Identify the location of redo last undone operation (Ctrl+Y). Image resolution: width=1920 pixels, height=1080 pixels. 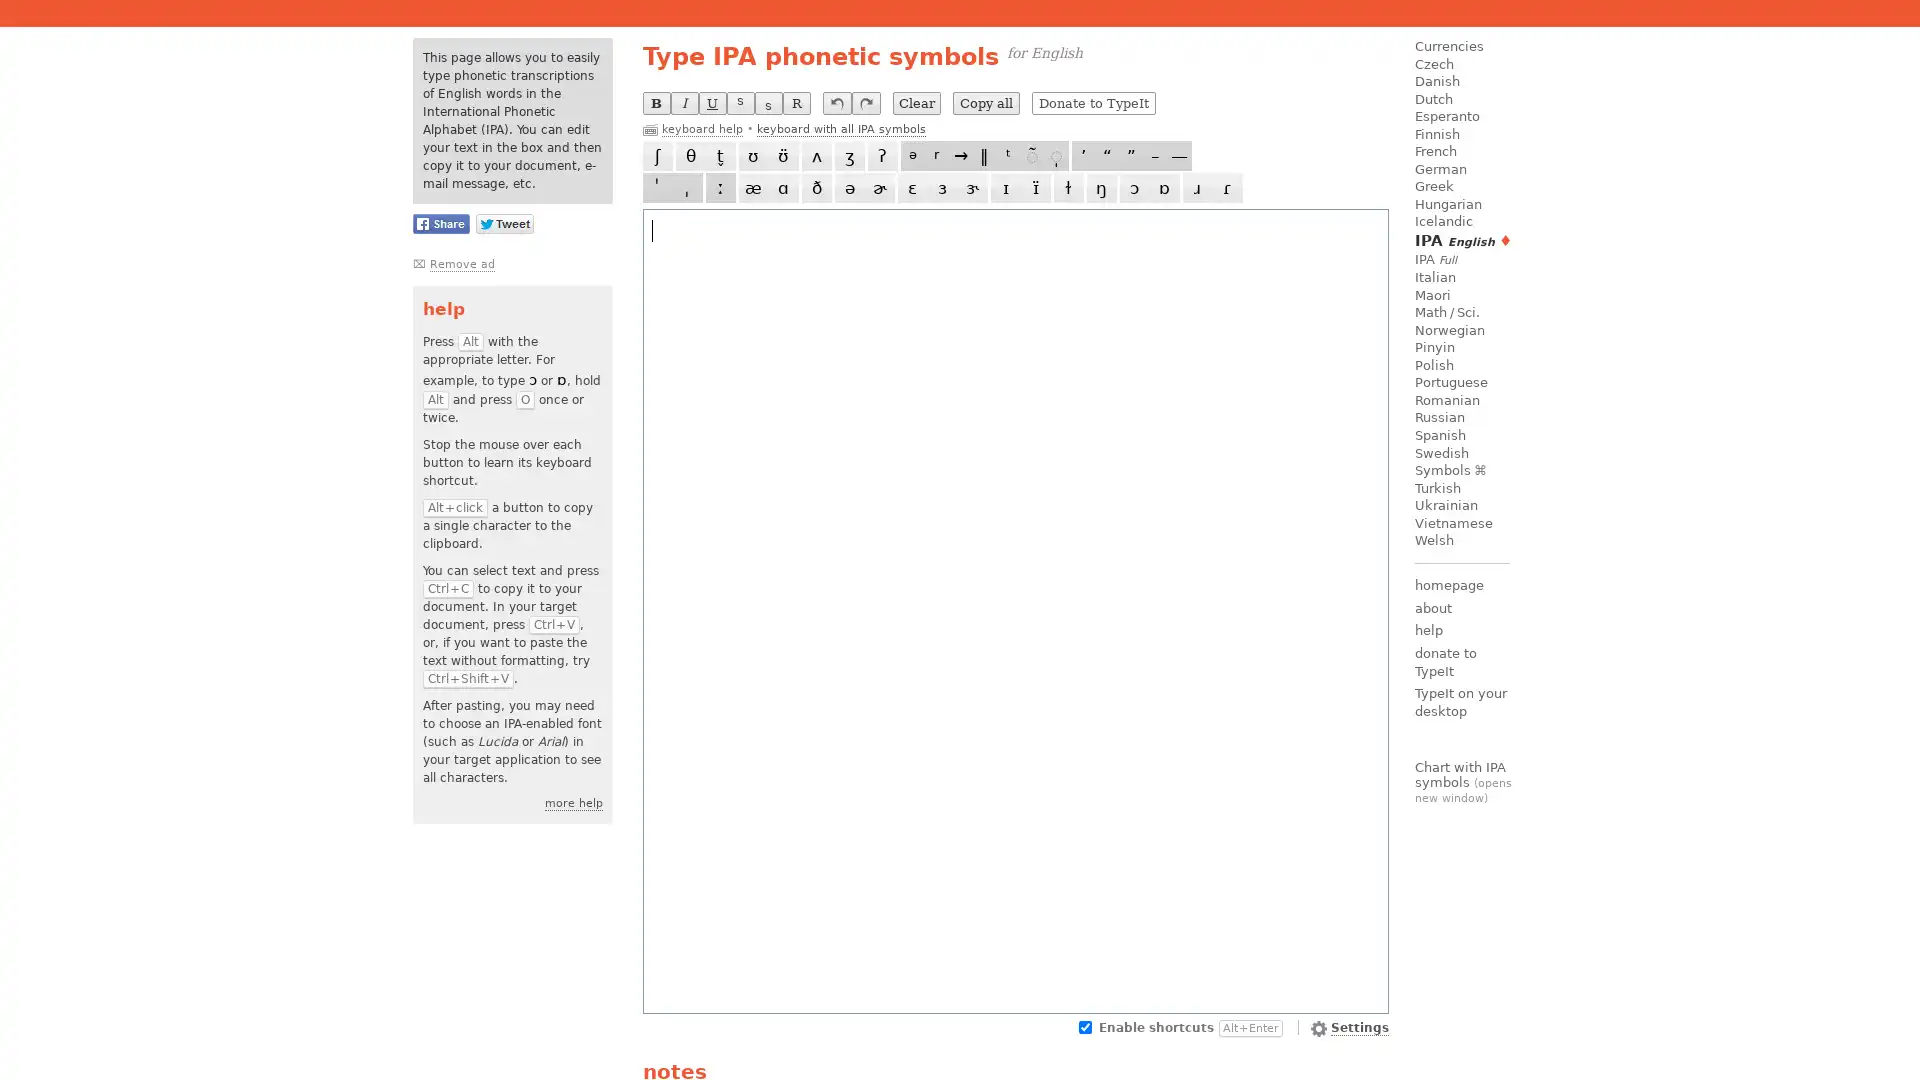
(865, 103).